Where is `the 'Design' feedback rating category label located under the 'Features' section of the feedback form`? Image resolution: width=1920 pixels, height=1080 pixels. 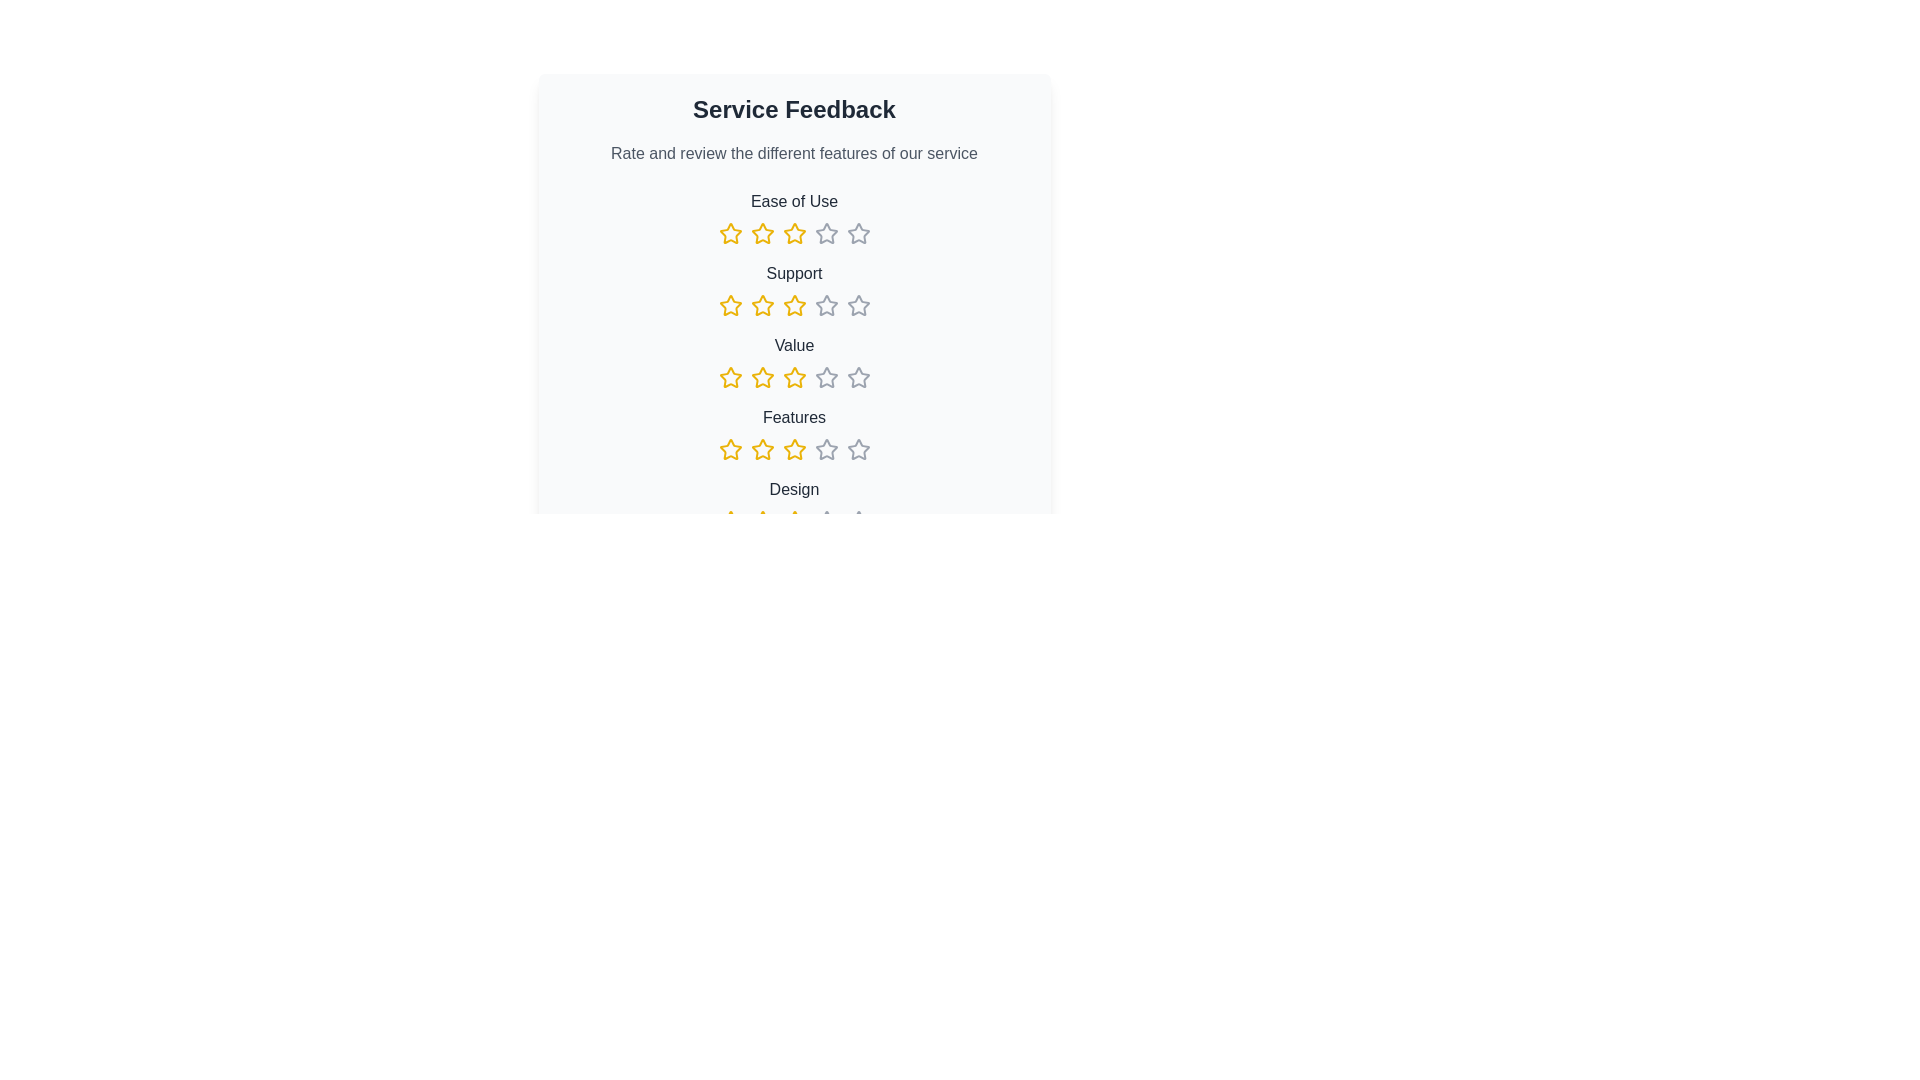 the 'Design' feedback rating category label located under the 'Features' section of the feedback form is located at coordinates (793, 504).